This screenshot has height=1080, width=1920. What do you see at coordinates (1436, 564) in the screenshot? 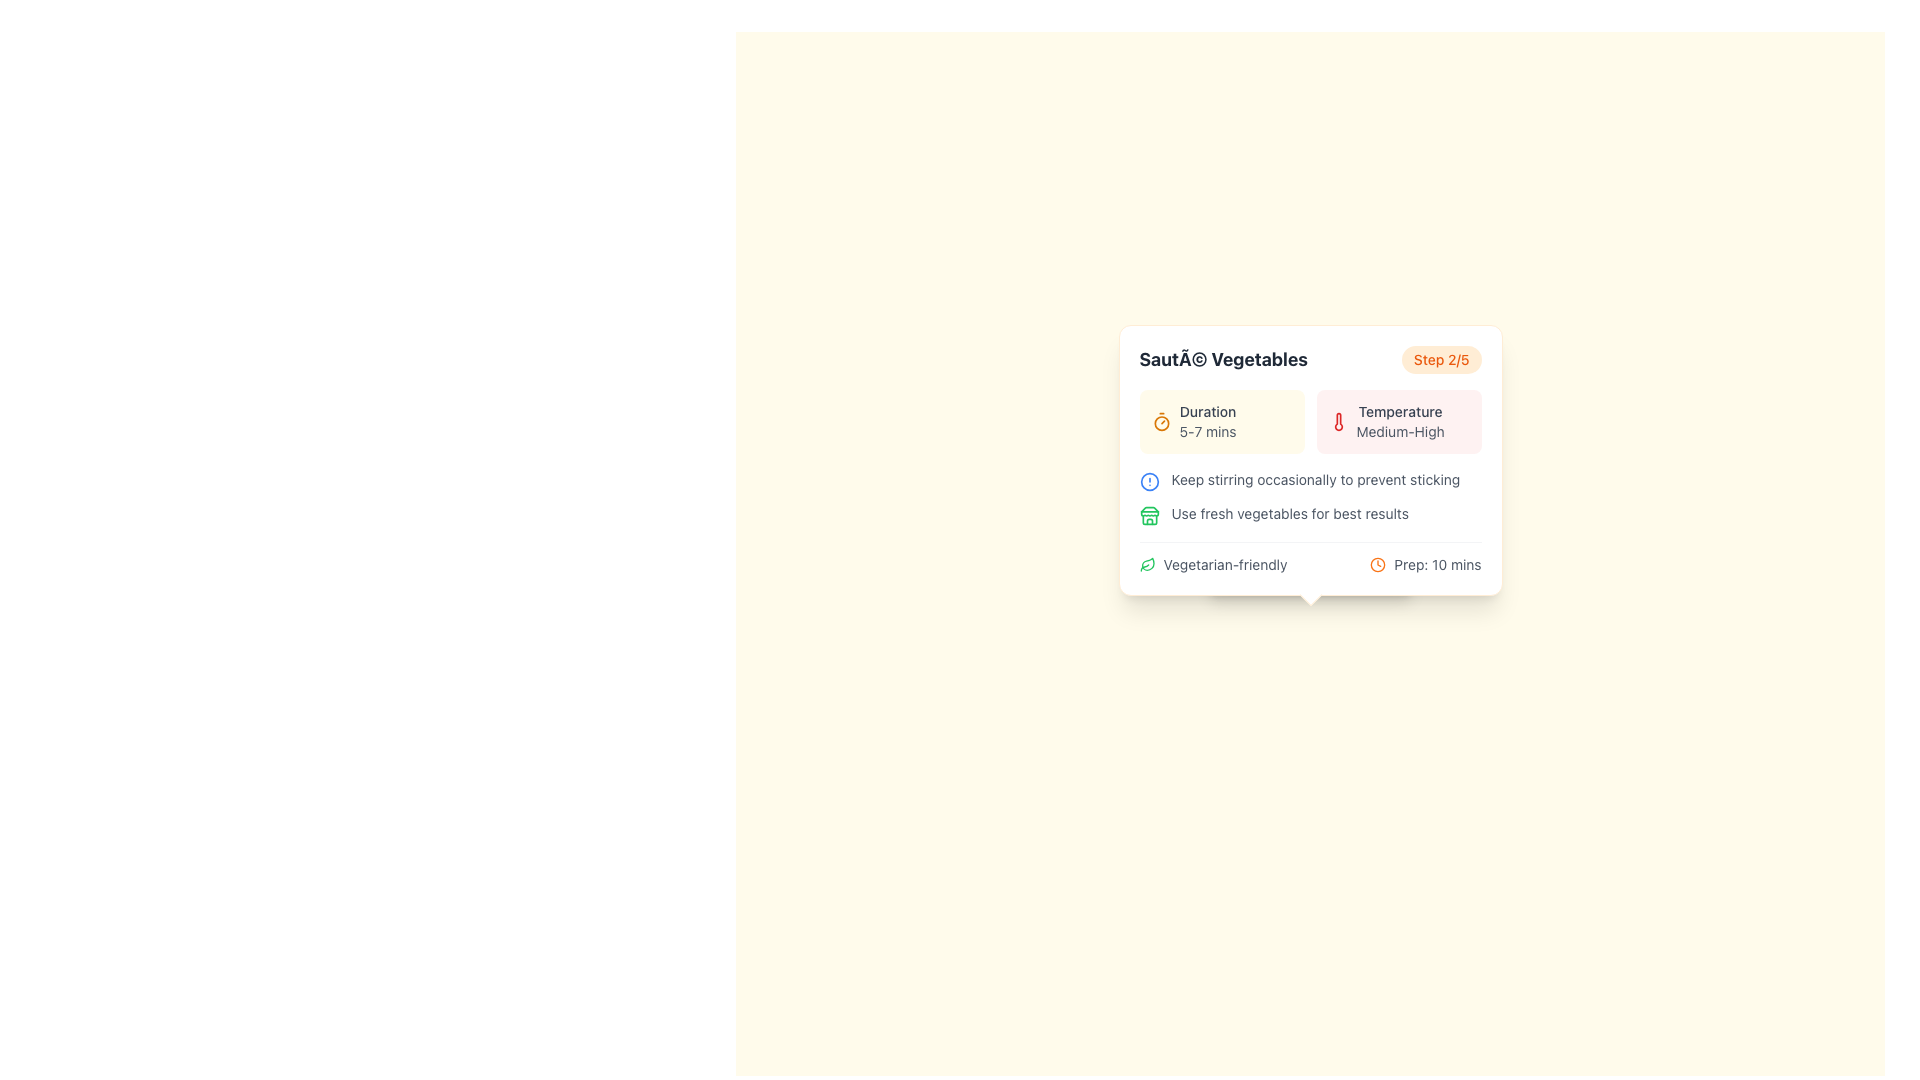
I see `the text label reading 'Prep: 10 mins', which is styled with a small font and gray color, located to the right of a clock icon in the recipe card's footer section` at bounding box center [1436, 564].